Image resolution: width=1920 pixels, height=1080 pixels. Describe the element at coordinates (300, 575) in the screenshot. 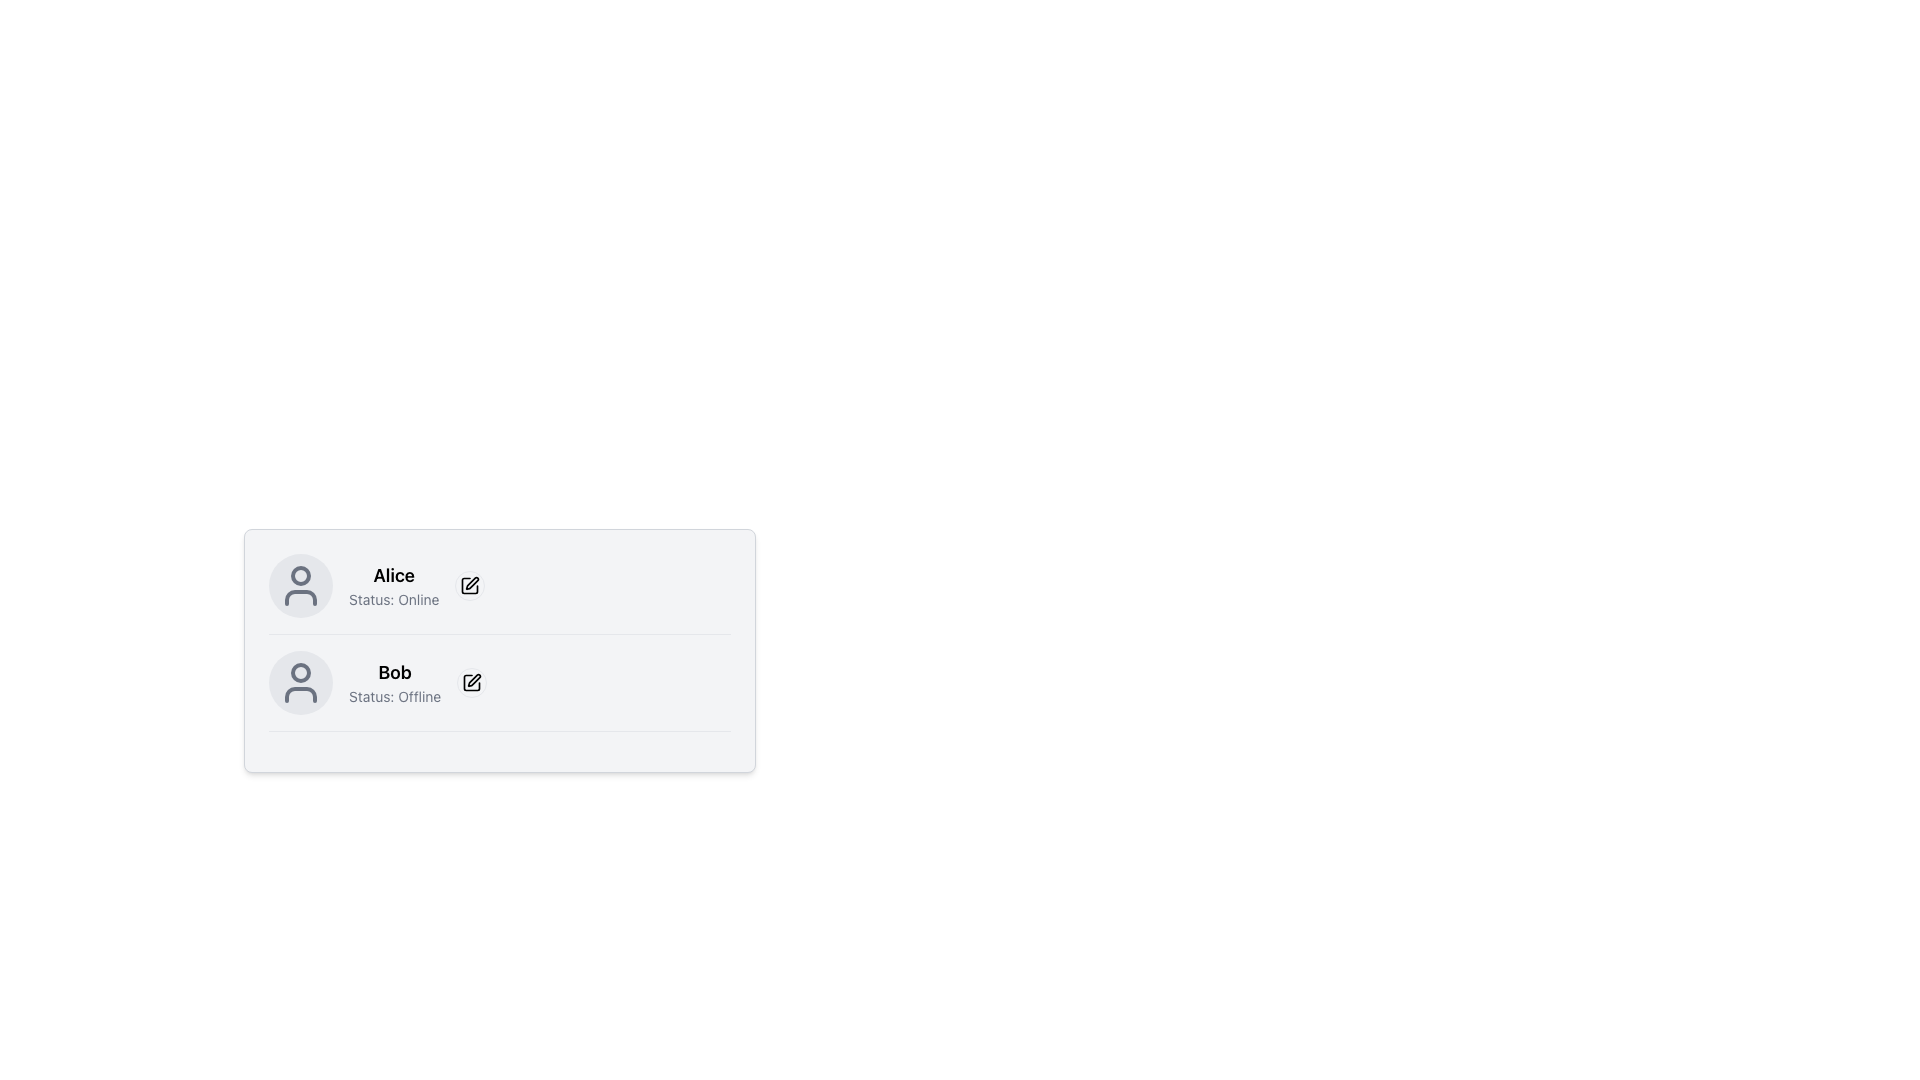

I see `the SVG circle graphic that indicates a specific state or serves a decorative purpose, located within the upper part of the user profile icon, the first item in the list of two user entries` at that location.